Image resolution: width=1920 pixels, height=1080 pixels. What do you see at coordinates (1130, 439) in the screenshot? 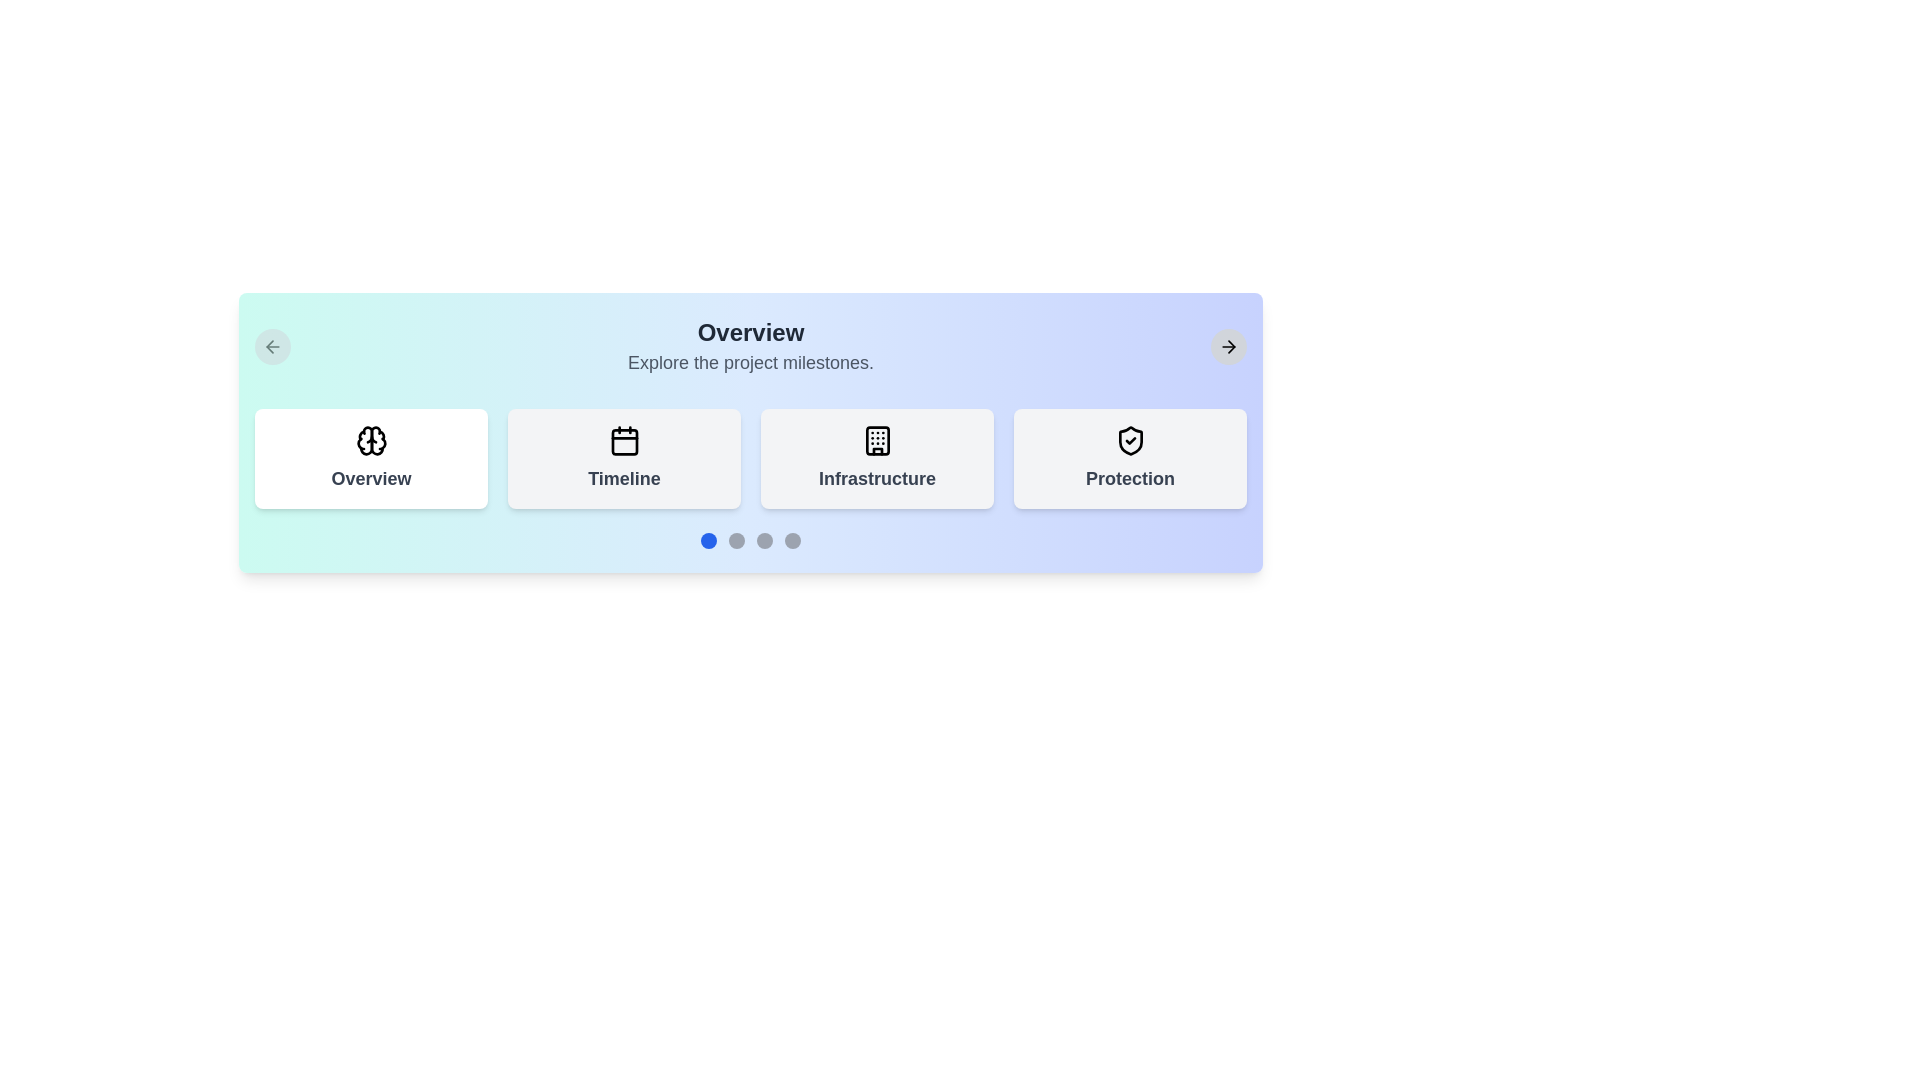
I see `the protection icon, which is the fourth element in a horizontally aligned carousel and has the label 'Protection' below it` at bounding box center [1130, 439].